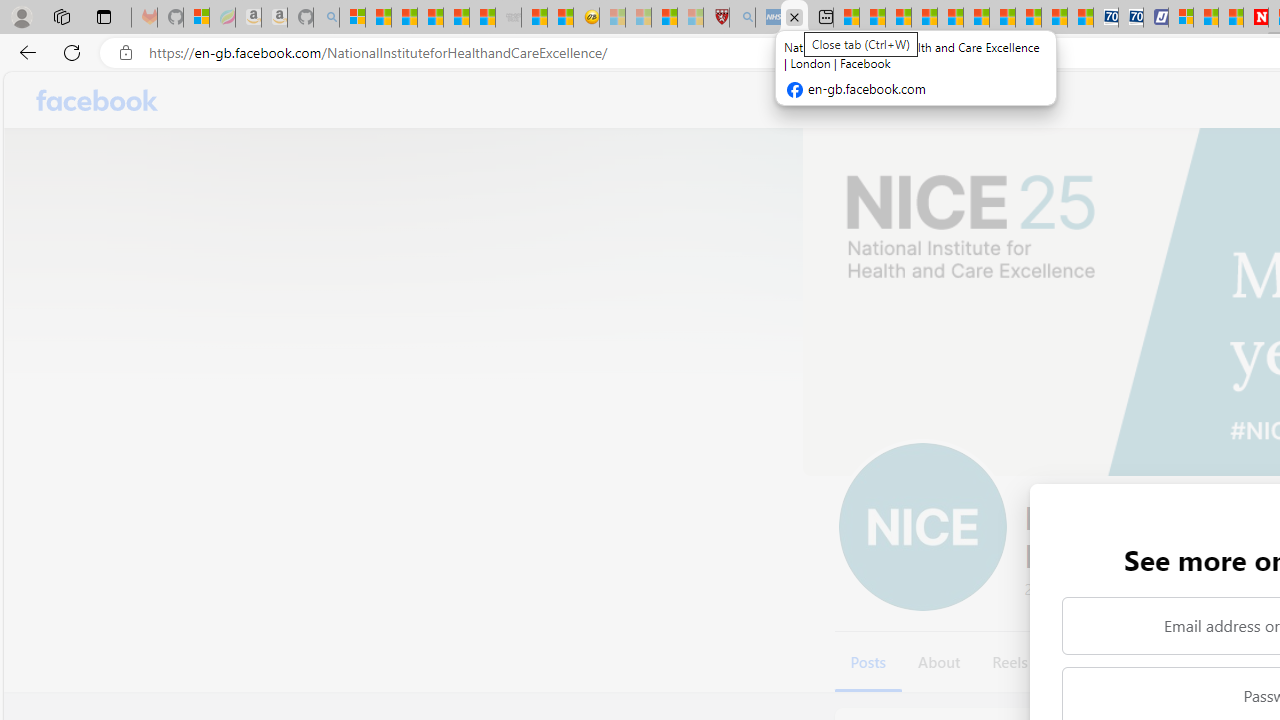 This screenshot has width=1280, height=720. Describe the element at coordinates (690, 17) in the screenshot. I see `'12 Popular Science Lies that Must be Corrected - Sleeping'` at that location.